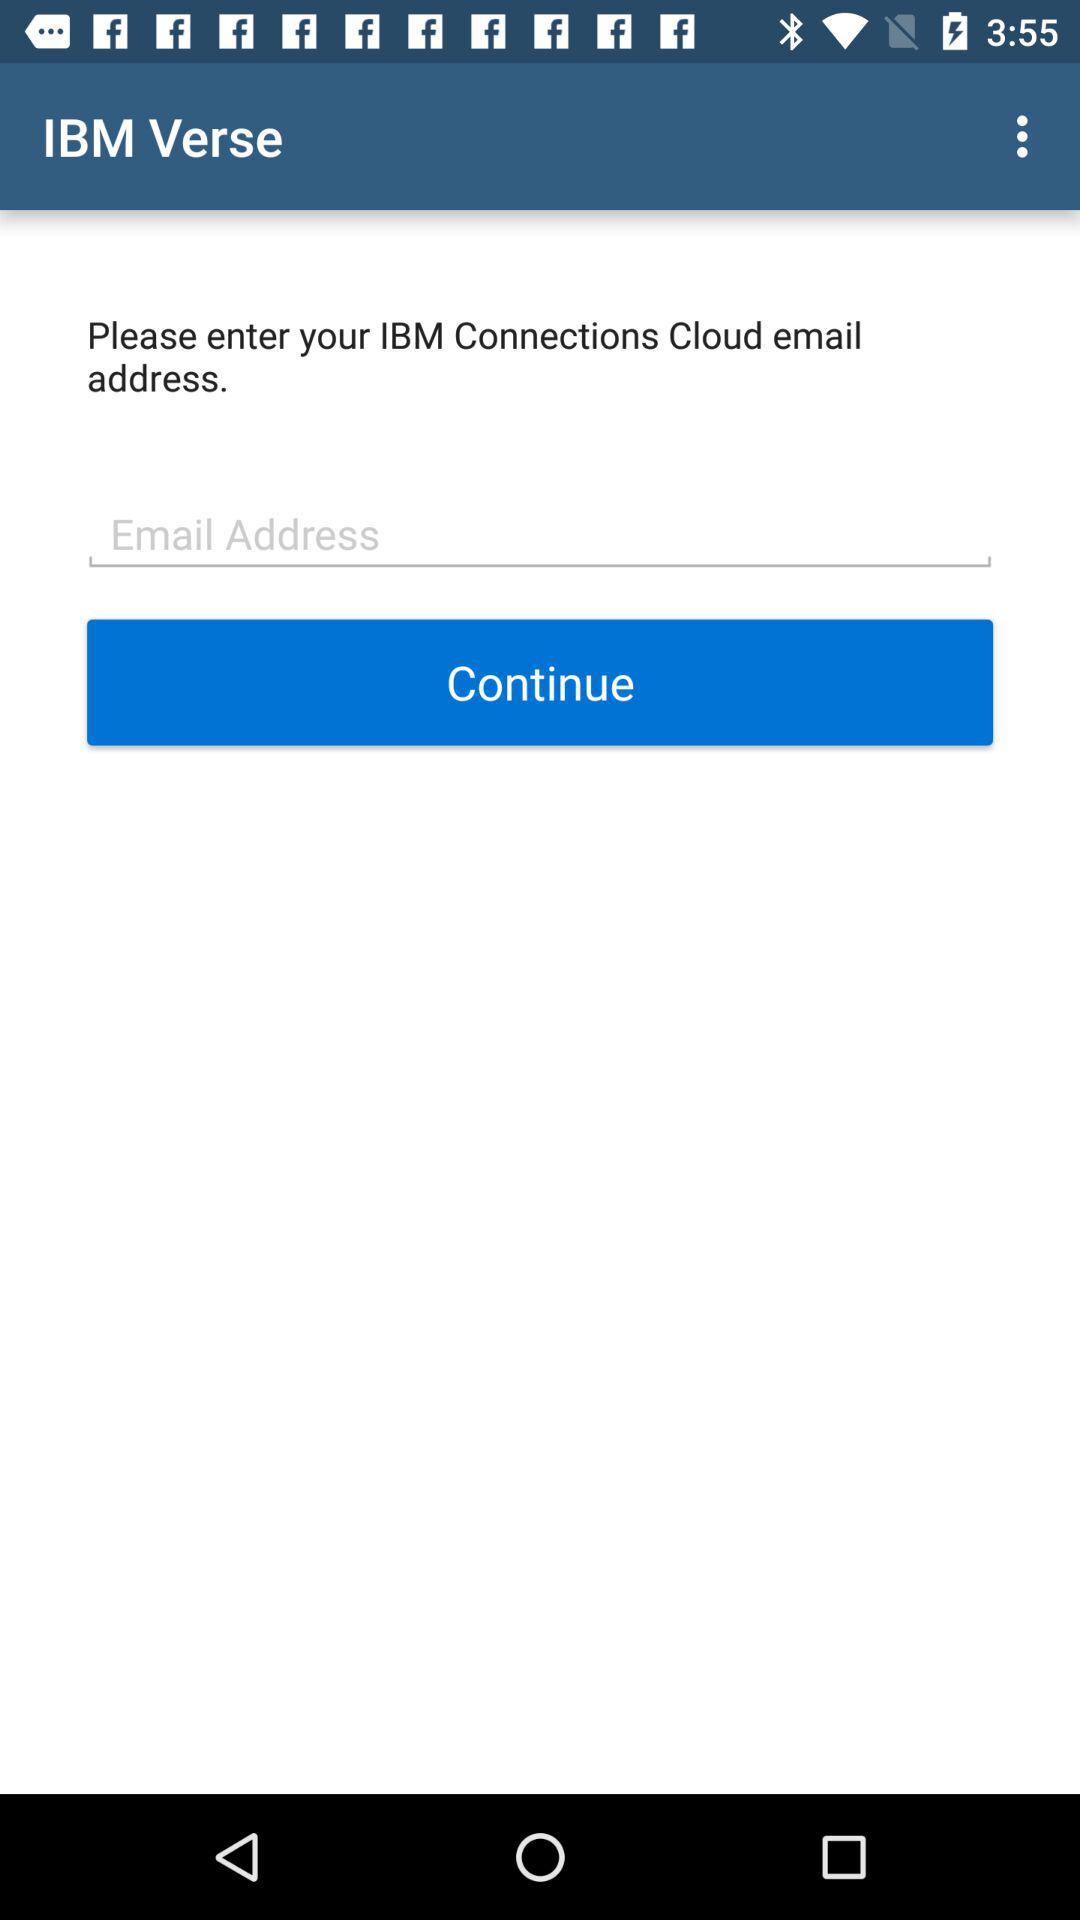 The height and width of the screenshot is (1920, 1080). What do you see at coordinates (540, 682) in the screenshot?
I see `the continue` at bounding box center [540, 682].